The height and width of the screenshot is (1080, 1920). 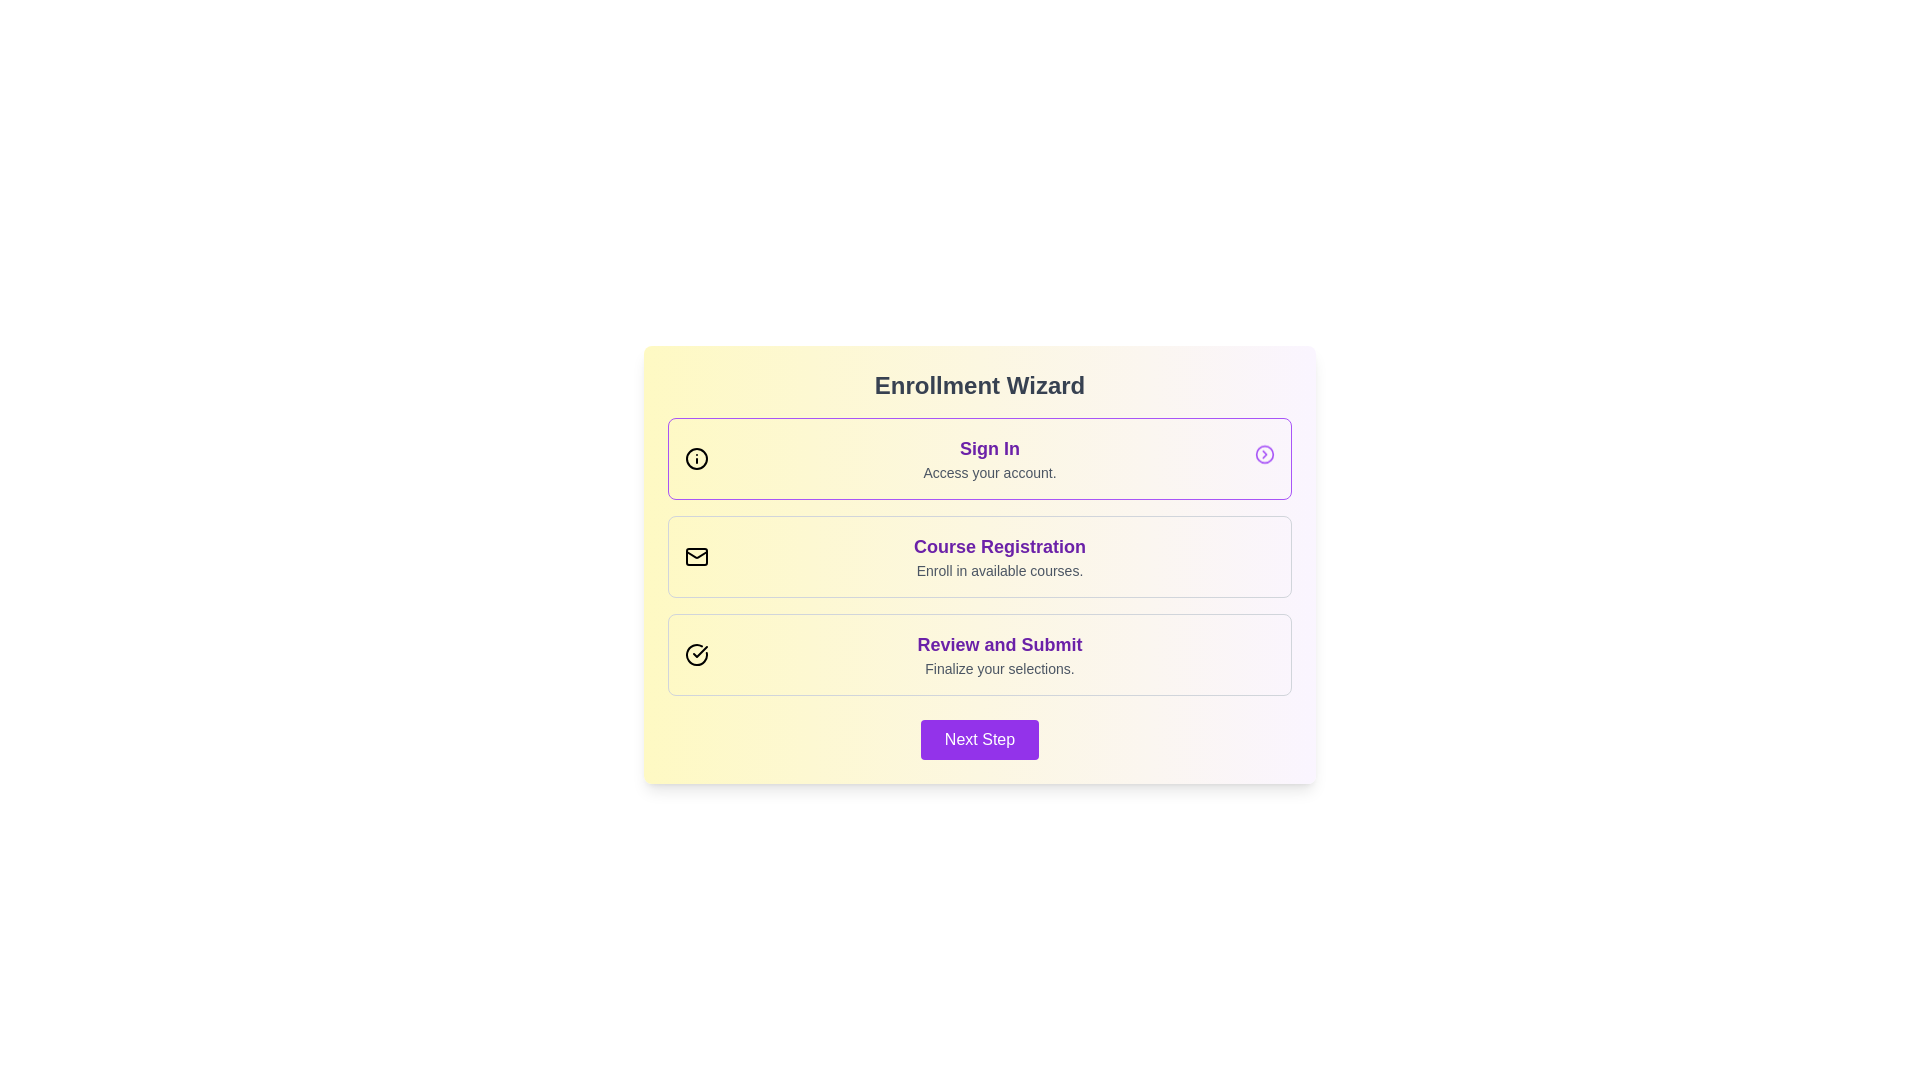 I want to click on the second section of the vertical list of steps, so click(x=979, y=556).